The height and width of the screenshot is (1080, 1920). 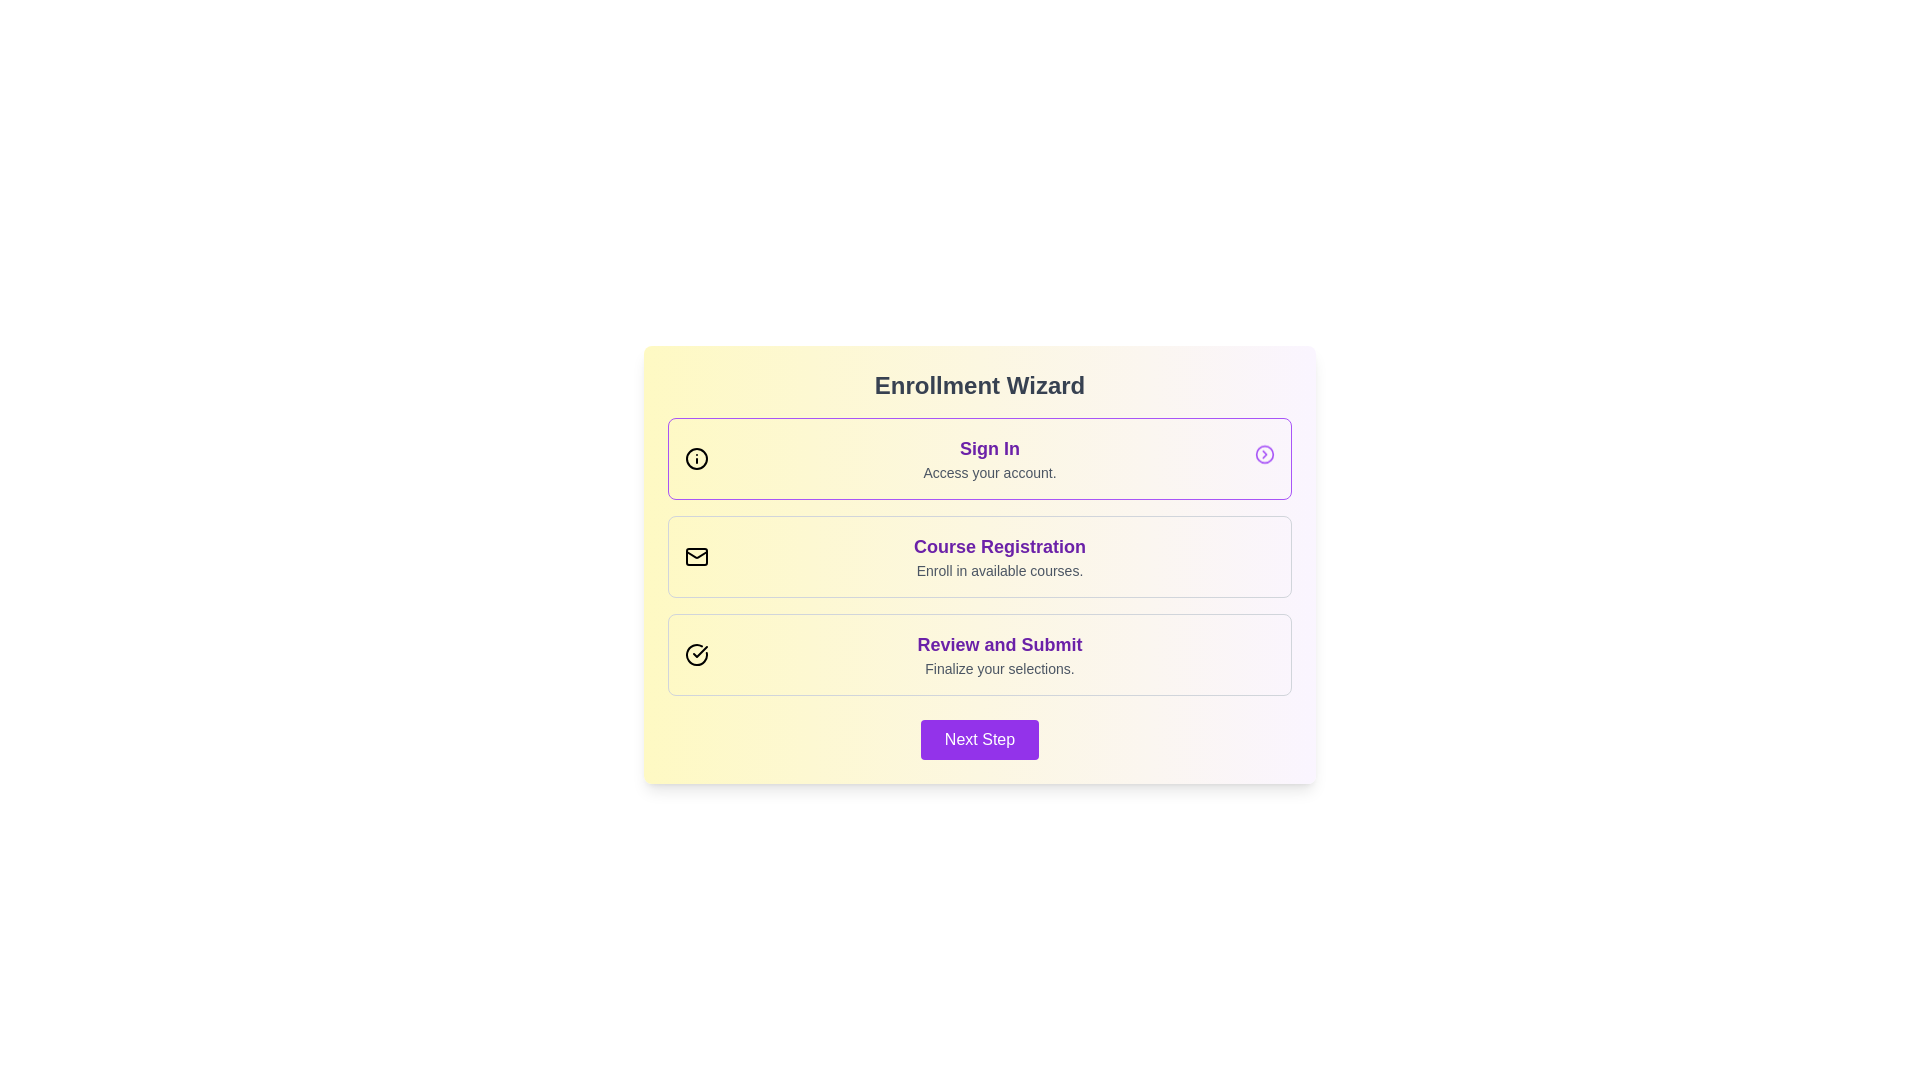 I want to click on the second section of the vertical list of steps, so click(x=979, y=556).